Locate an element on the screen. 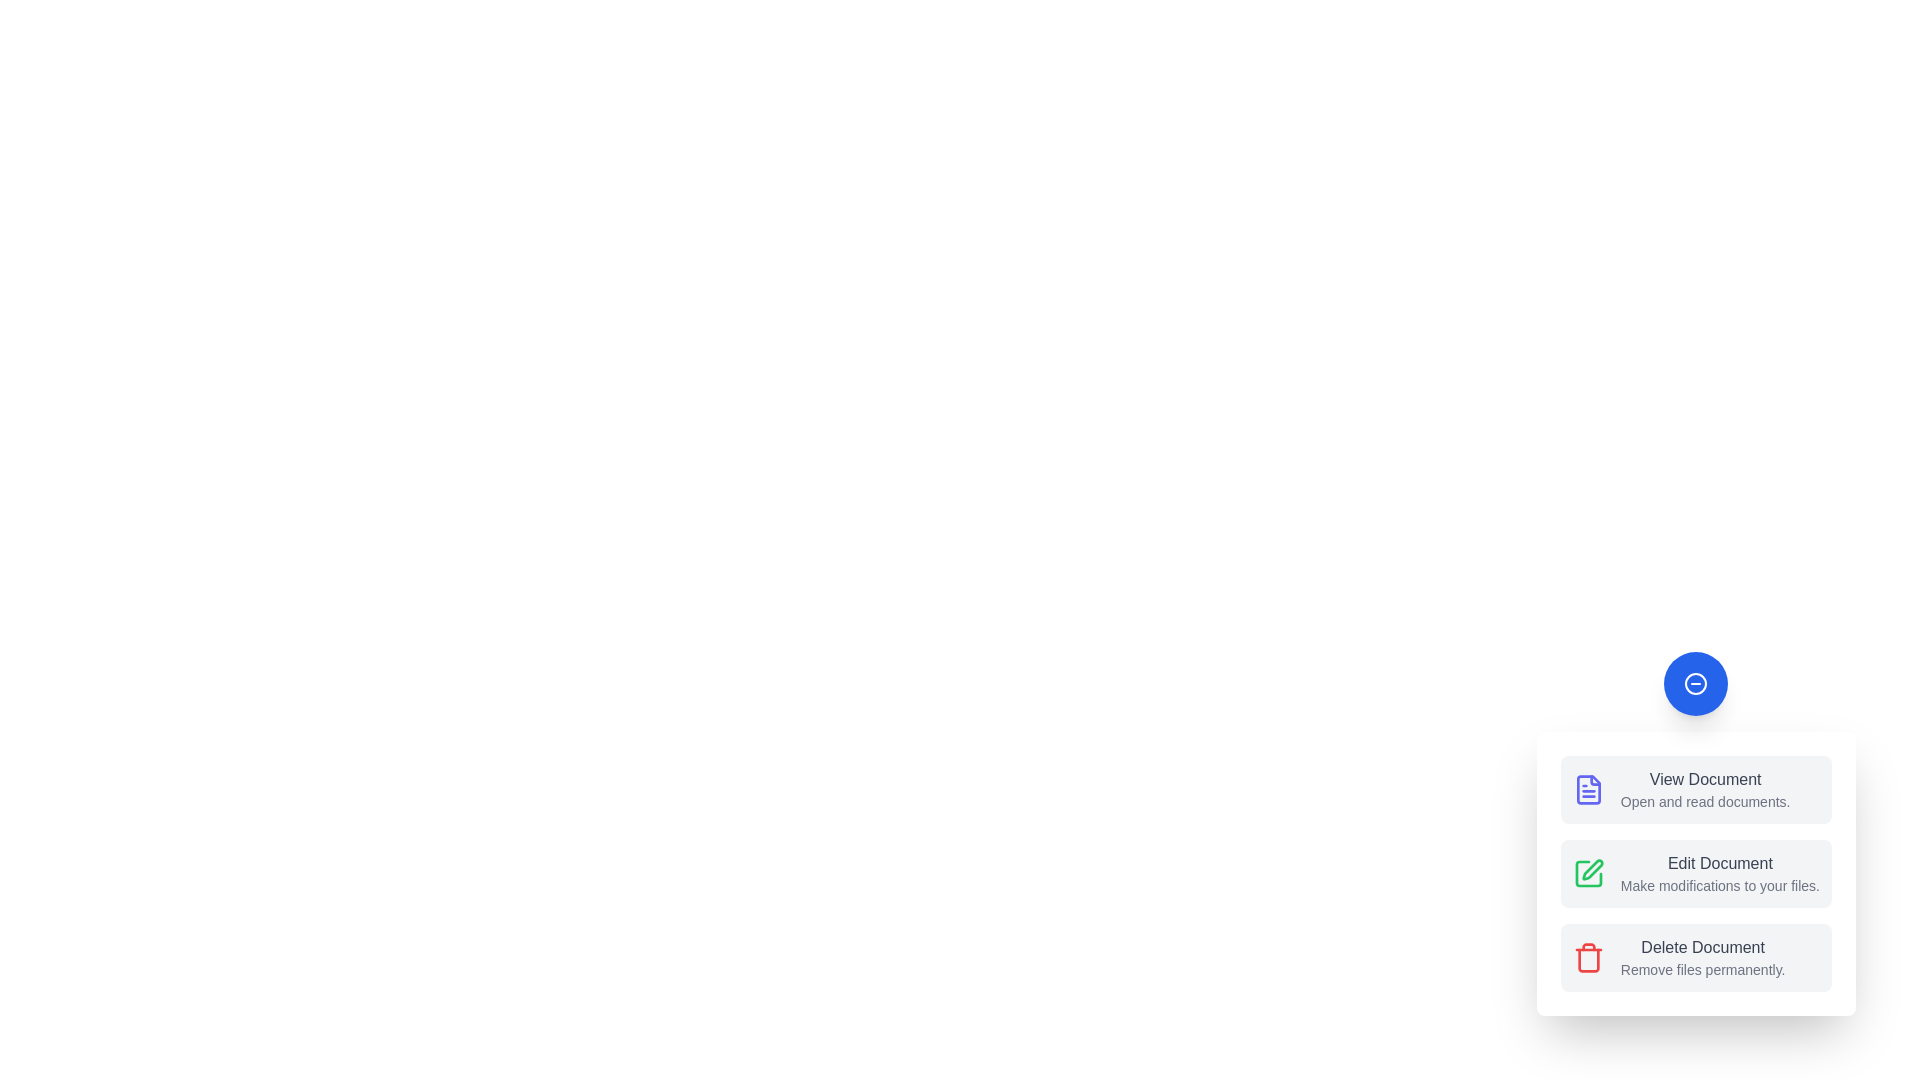  toggle button to collapse the speed dial menu is located at coordinates (1694, 682).